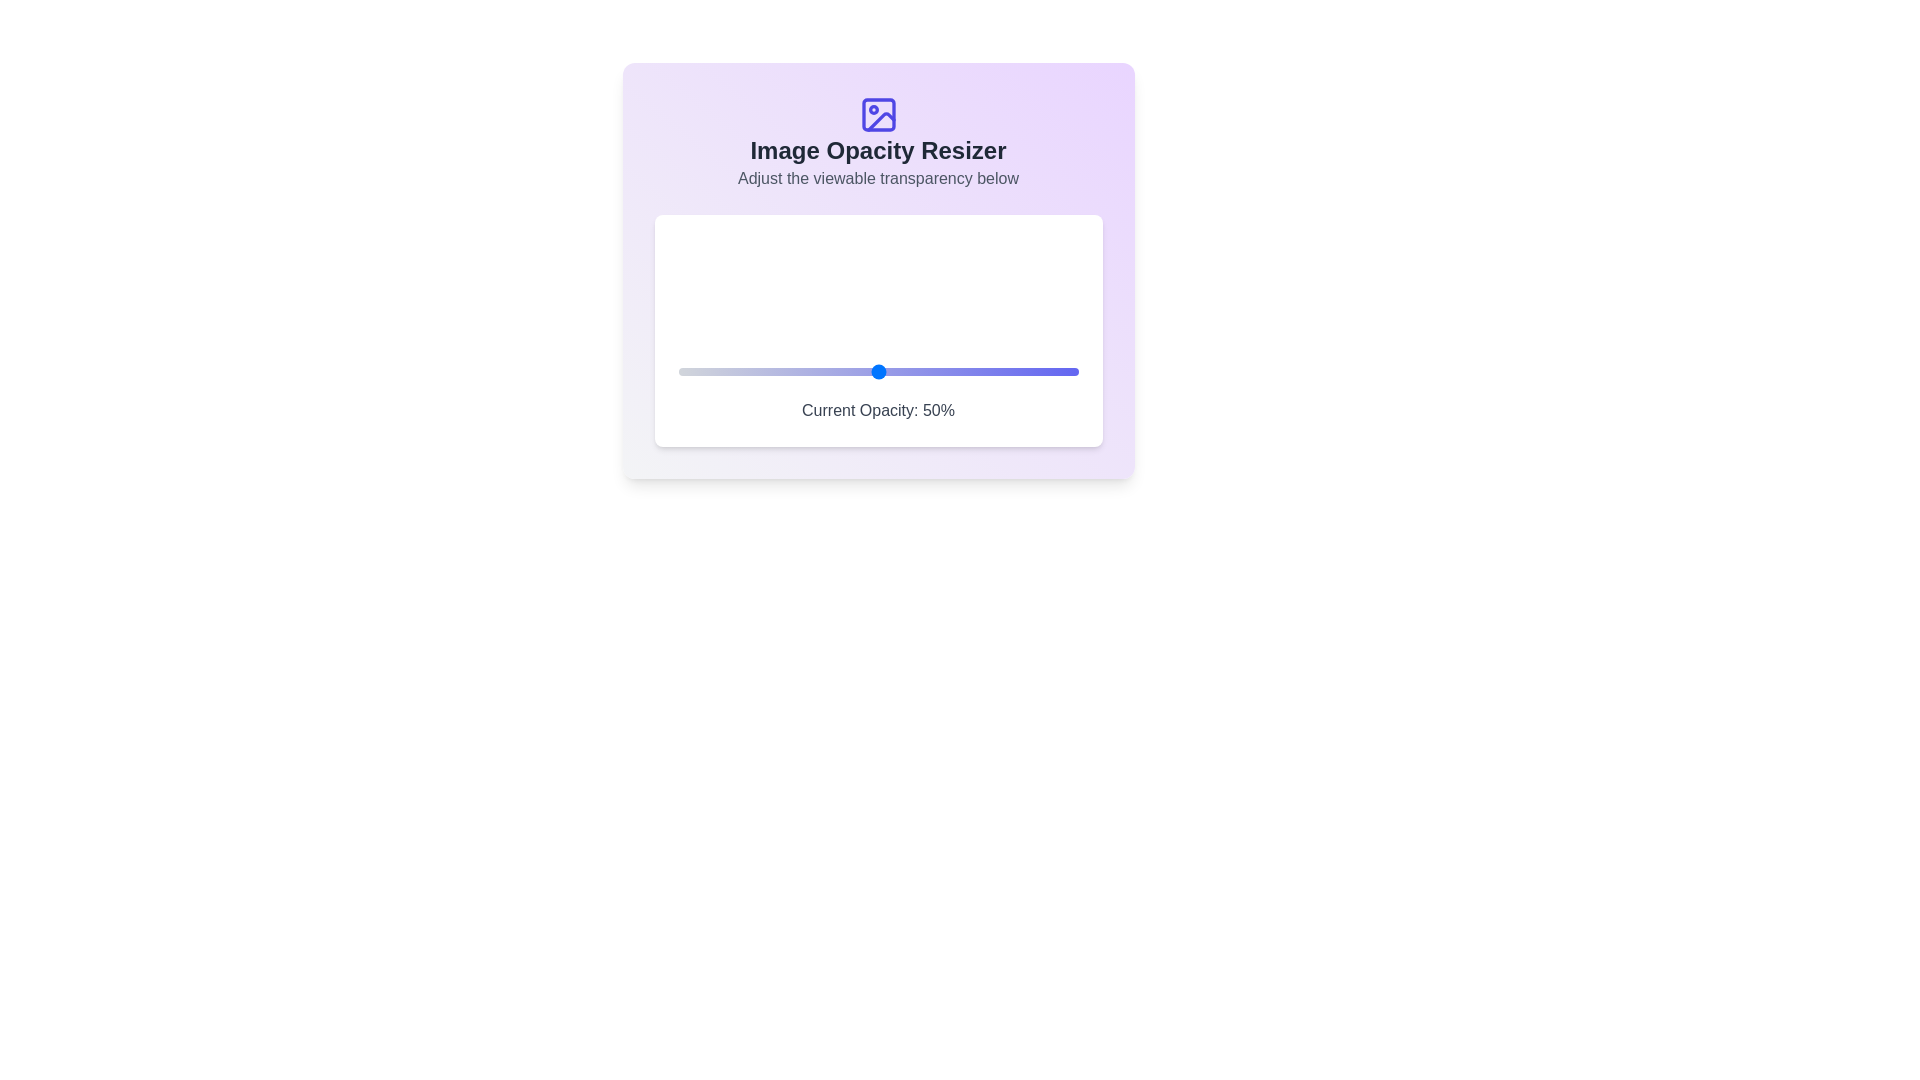 Image resolution: width=1920 pixels, height=1080 pixels. What do you see at coordinates (878, 149) in the screenshot?
I see `the header text 'Image Opacity Resizer' for copying` at bounding box center [878, 149].